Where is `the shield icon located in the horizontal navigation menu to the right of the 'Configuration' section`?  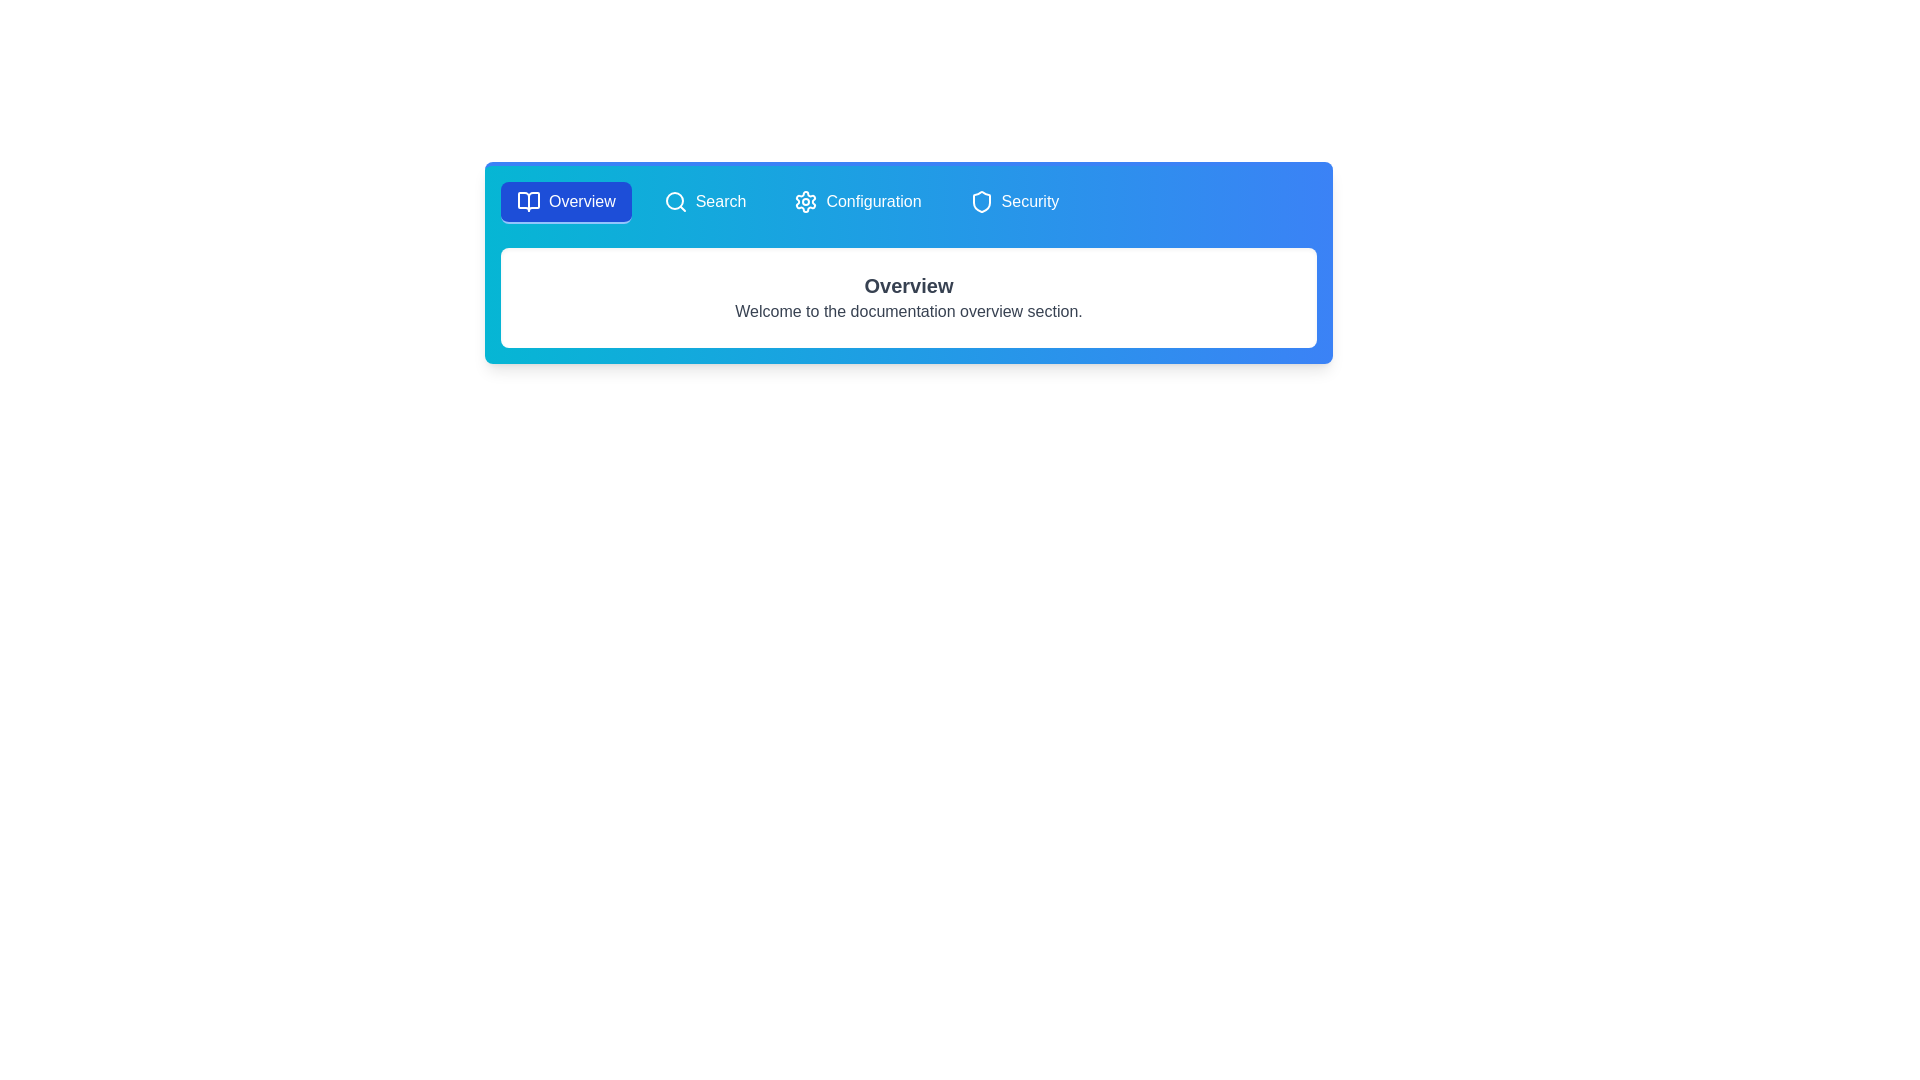 the shield icon located in the horizontal navigation menu to the right of the 'Configuration' section is located at coordinates (981, 201).